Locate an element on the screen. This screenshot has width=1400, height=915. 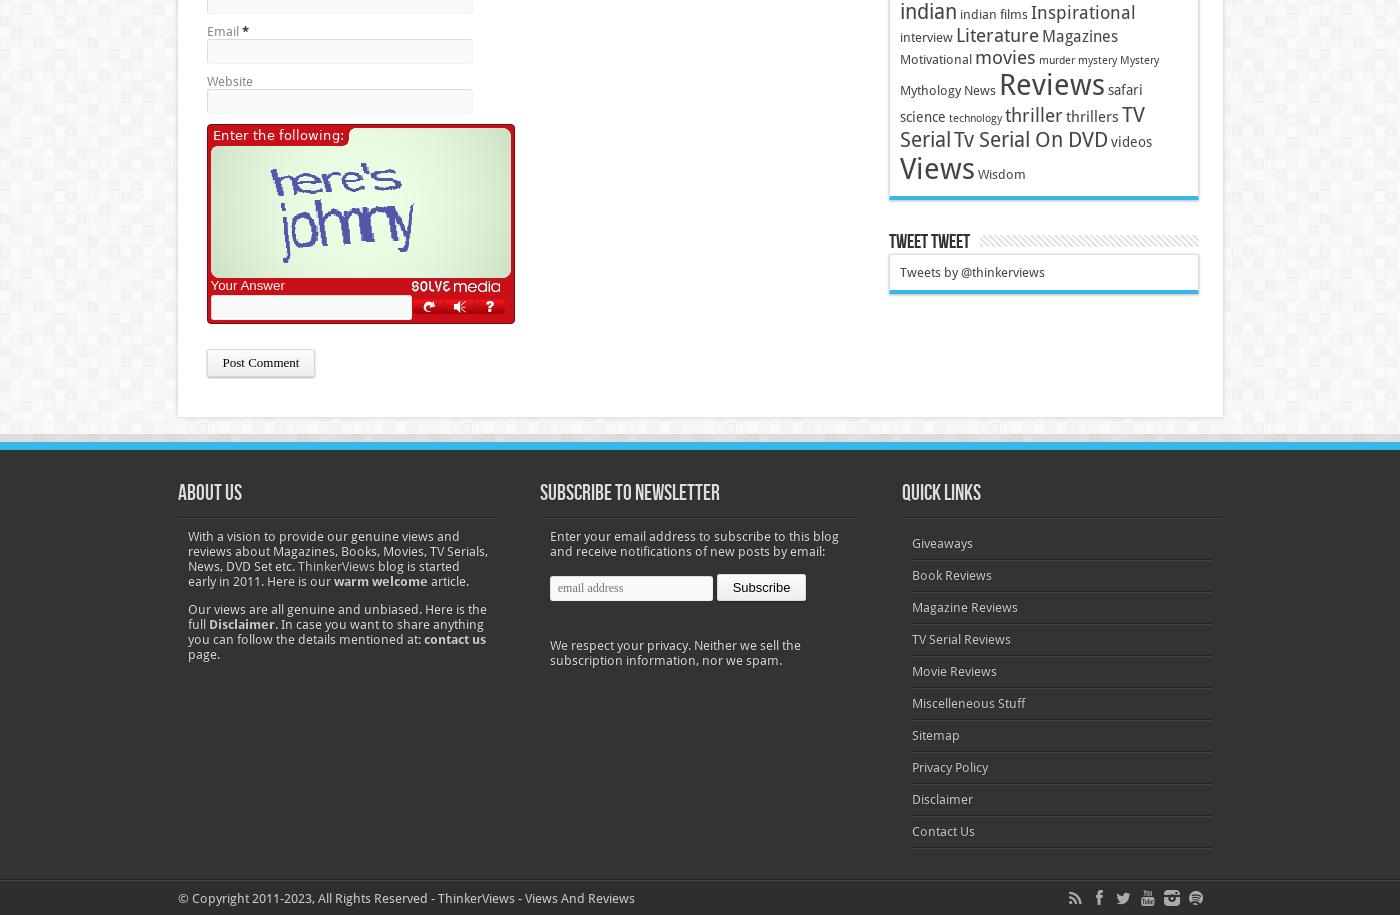
'Views' is located at coordinates (936, 168).